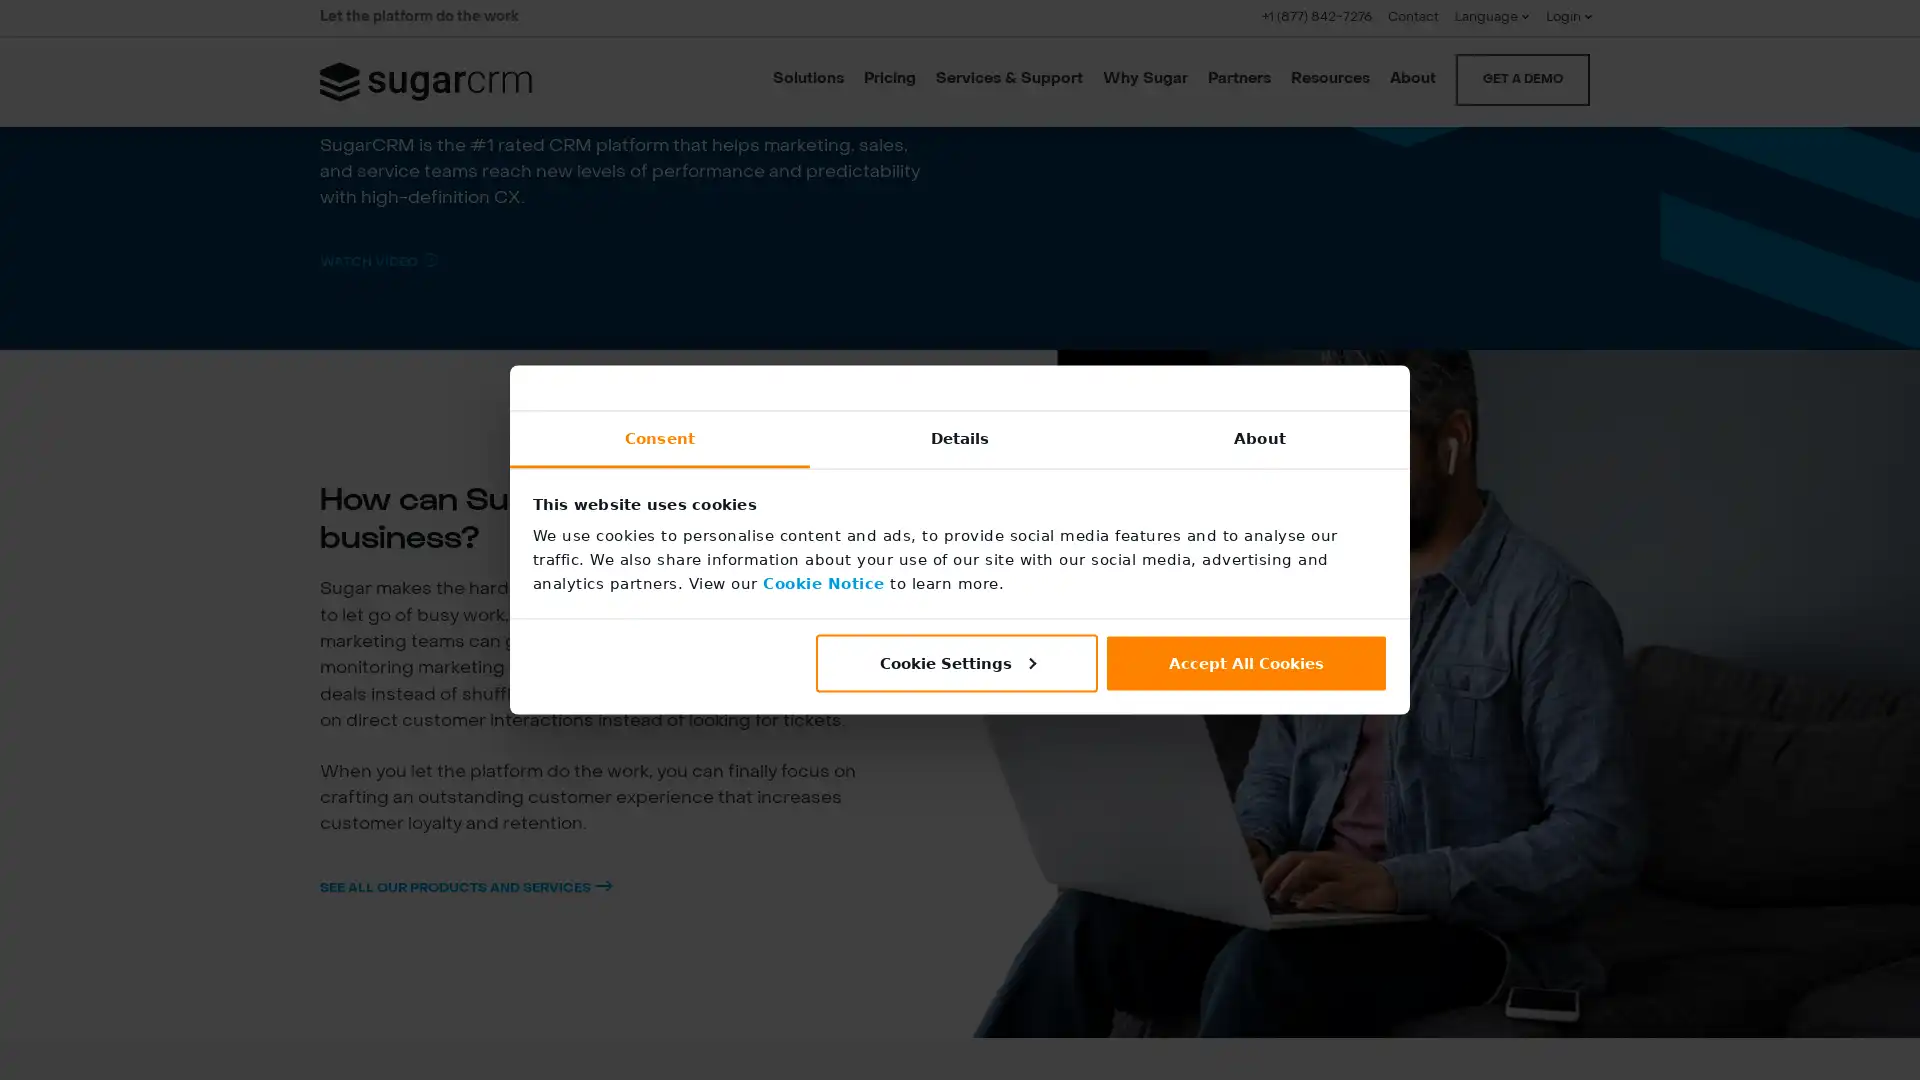 This screenshot has width=1920, height=1080. I want to click on Accept All Cookies, so click(1245, 663).